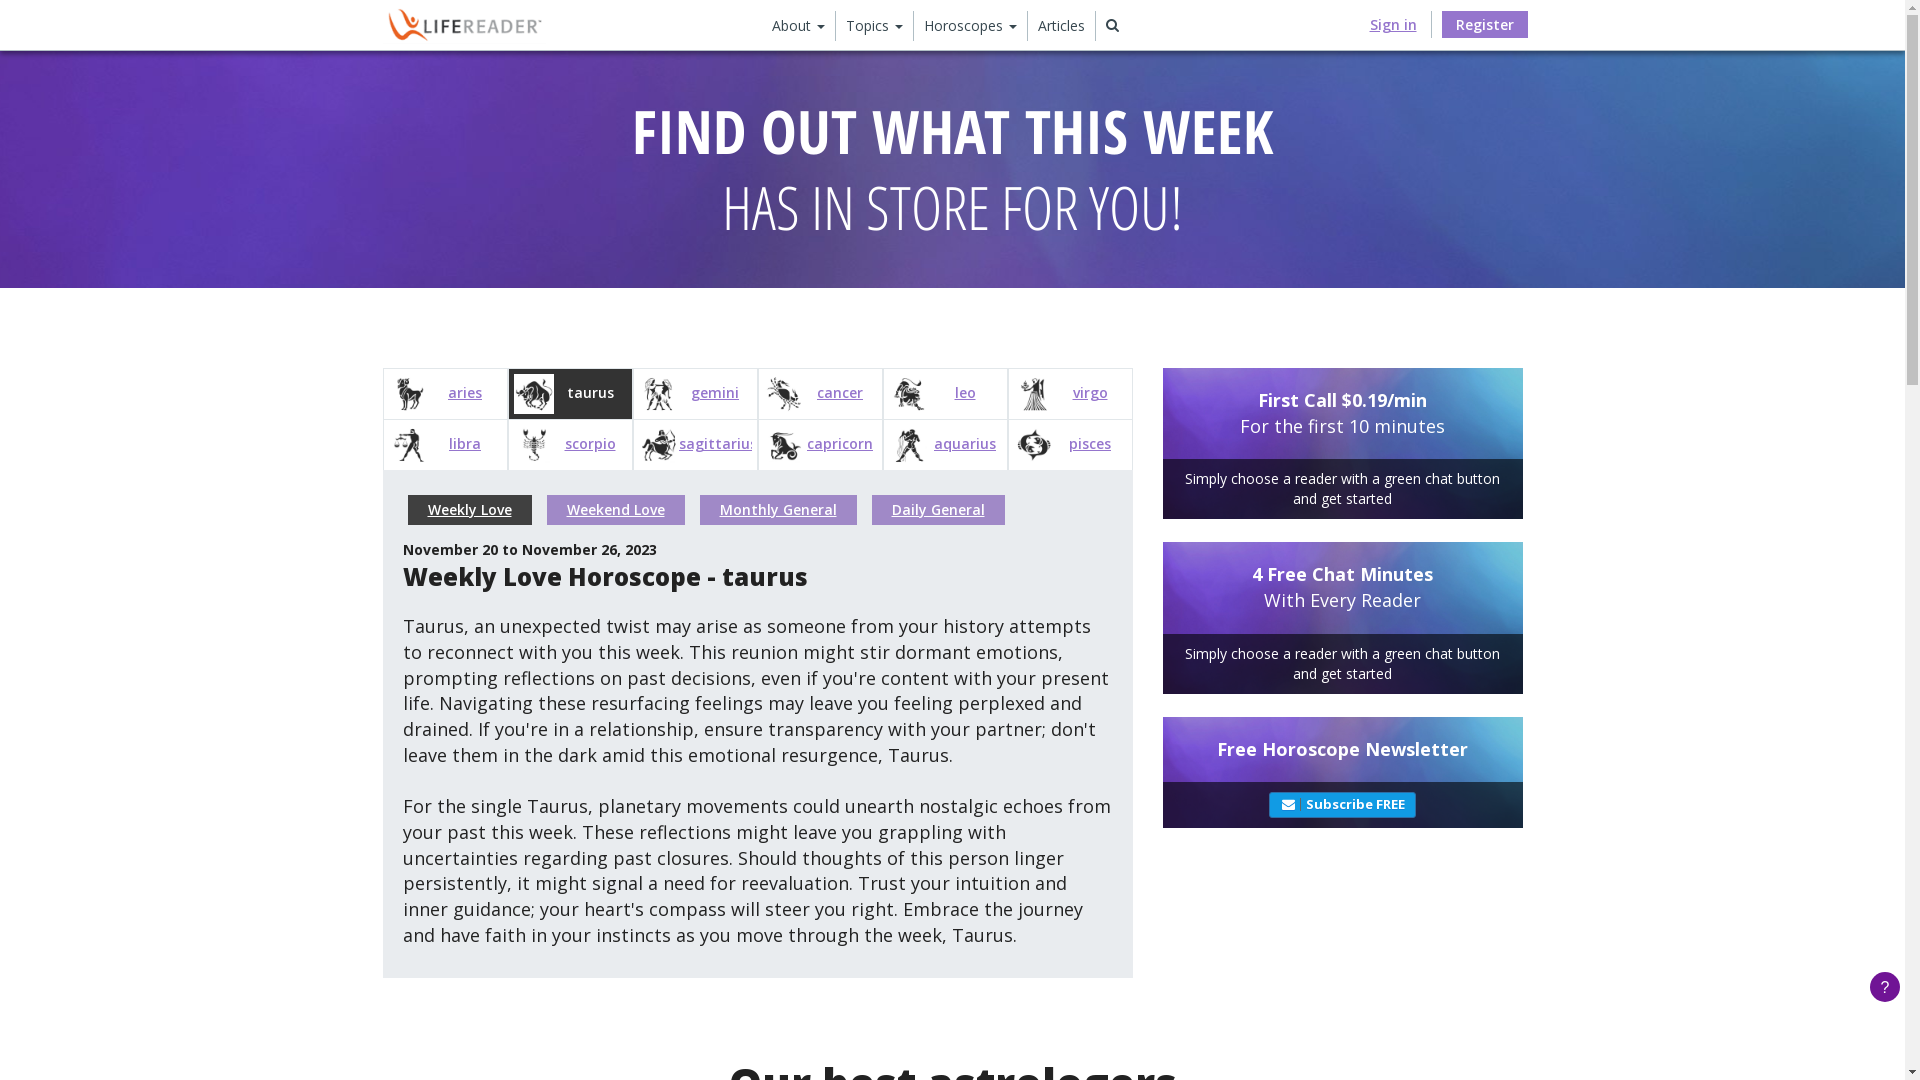 The image size is (1920, 1080). I want to click on 'About', so click(797, 26).